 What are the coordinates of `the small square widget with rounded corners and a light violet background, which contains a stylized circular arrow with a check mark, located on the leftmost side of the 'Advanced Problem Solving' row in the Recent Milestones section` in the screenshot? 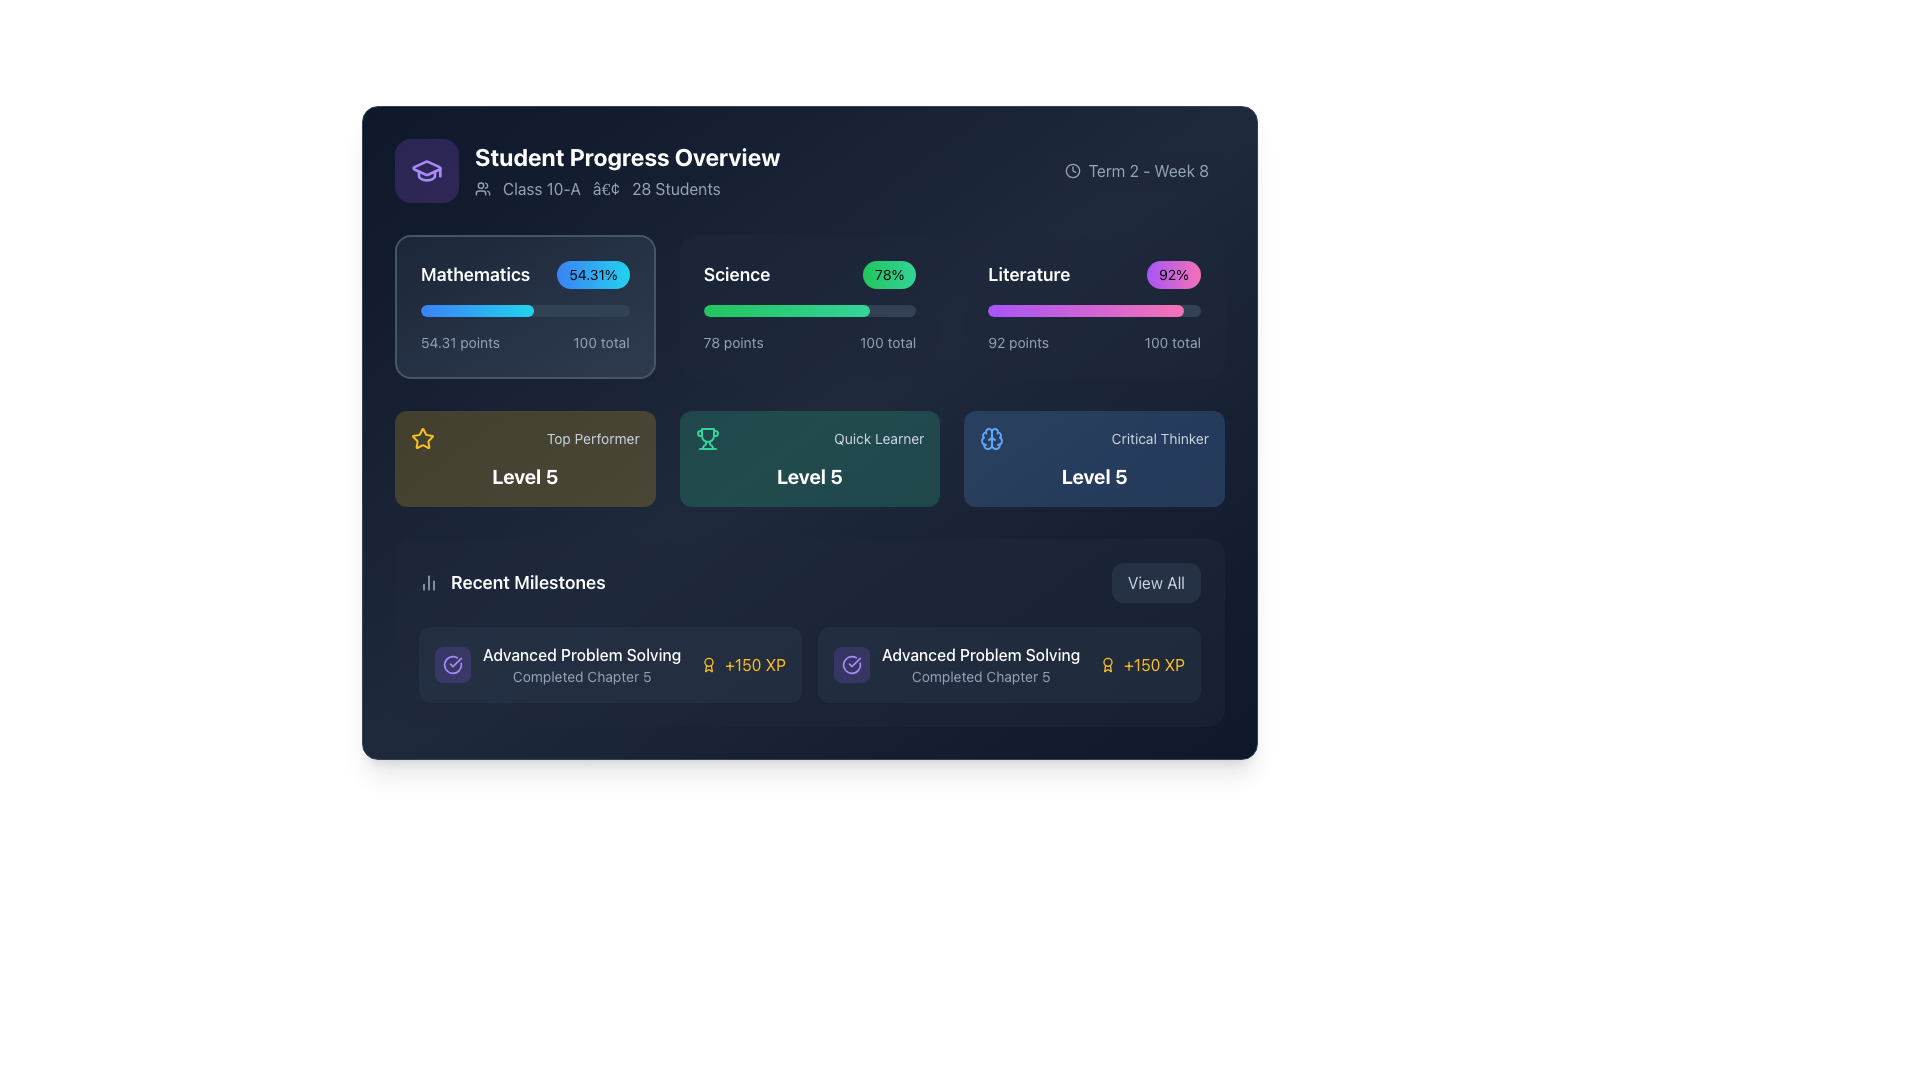 It's located at (451, 664).